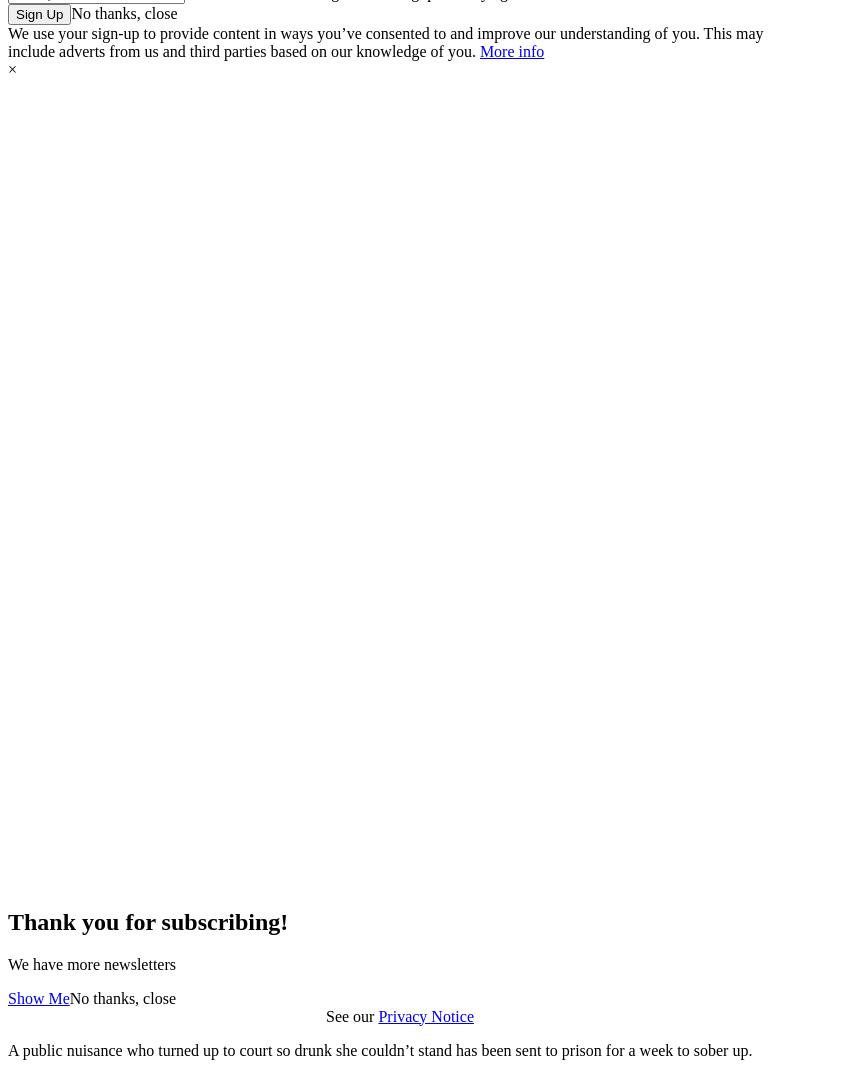 The height and width of the screenshot is (1072, 858). Describe the element at coordinates (380, 1049) in the screenshot. I see `'A public nuisance who turned up to court so drunk she couldn’t stand has been sent to prison for a week to sober up.'` at that location.